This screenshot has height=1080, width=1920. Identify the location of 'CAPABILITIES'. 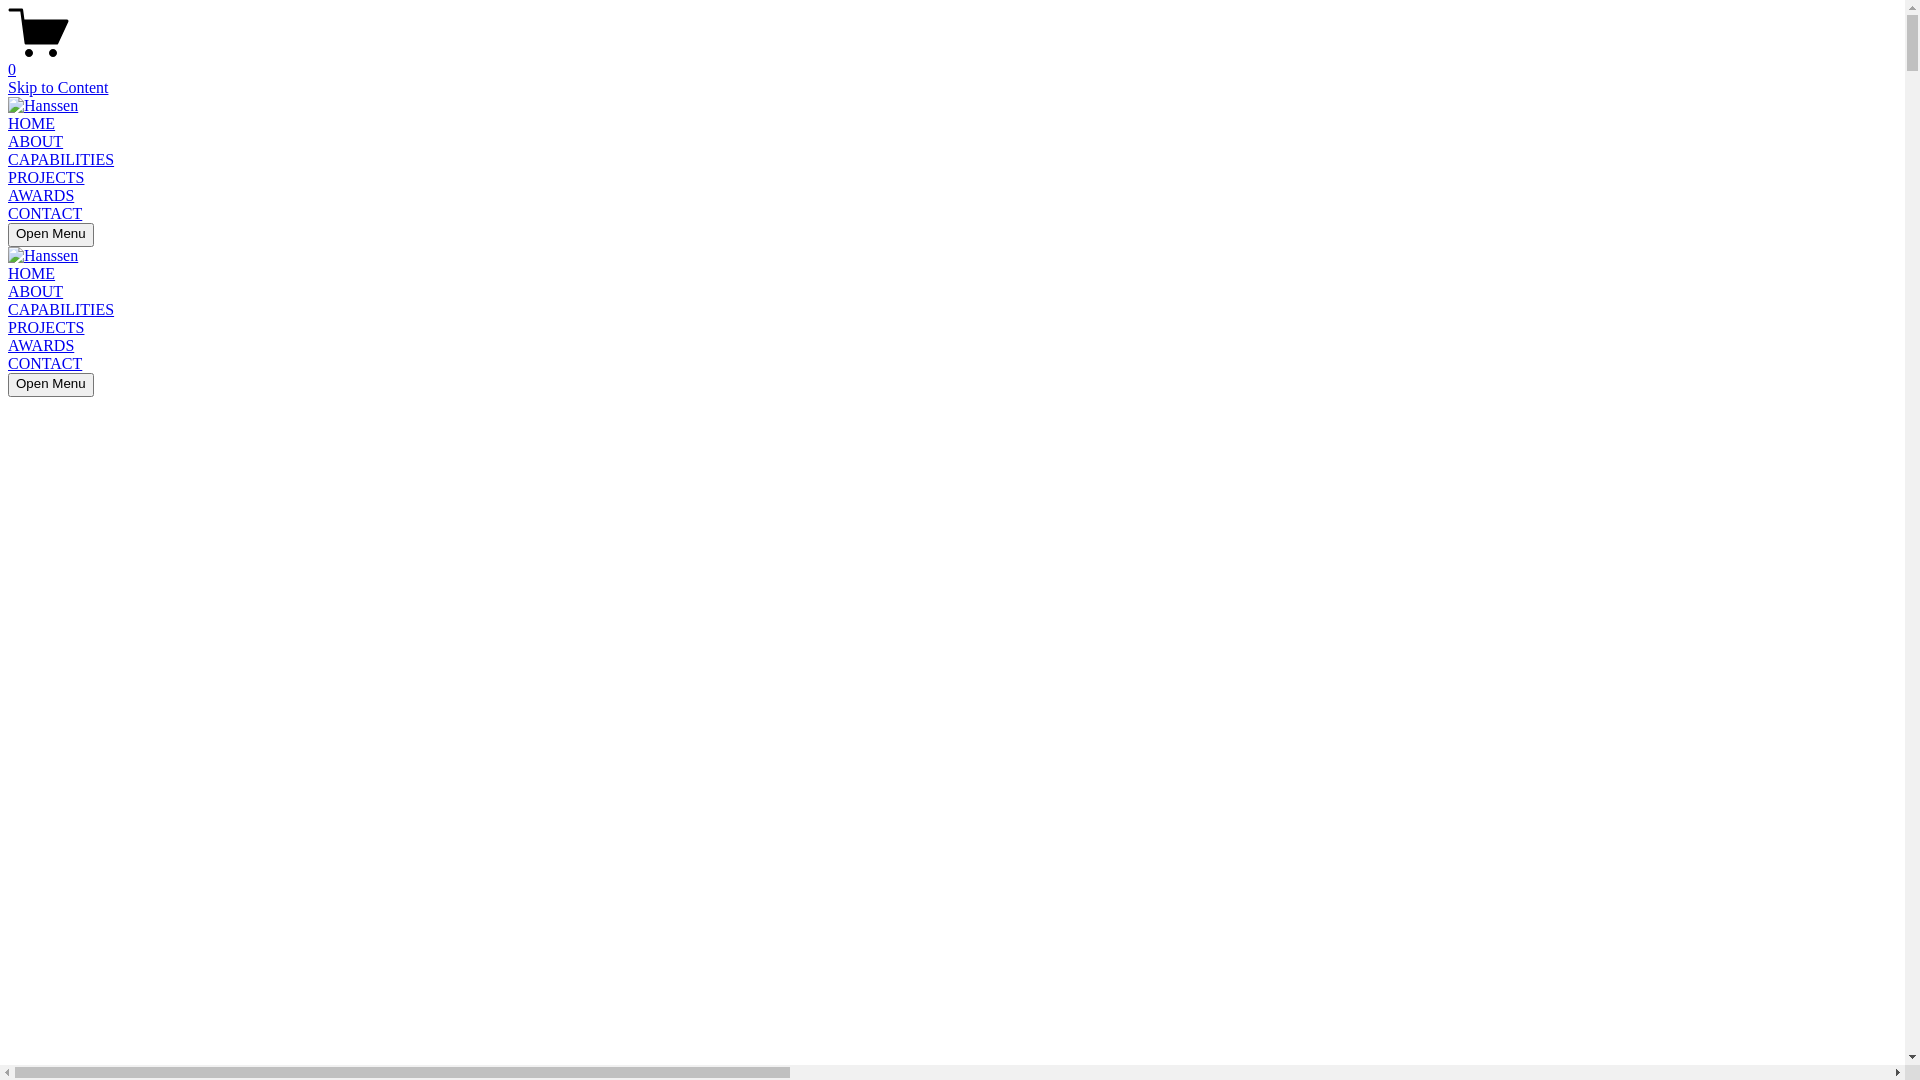
(61, 309).